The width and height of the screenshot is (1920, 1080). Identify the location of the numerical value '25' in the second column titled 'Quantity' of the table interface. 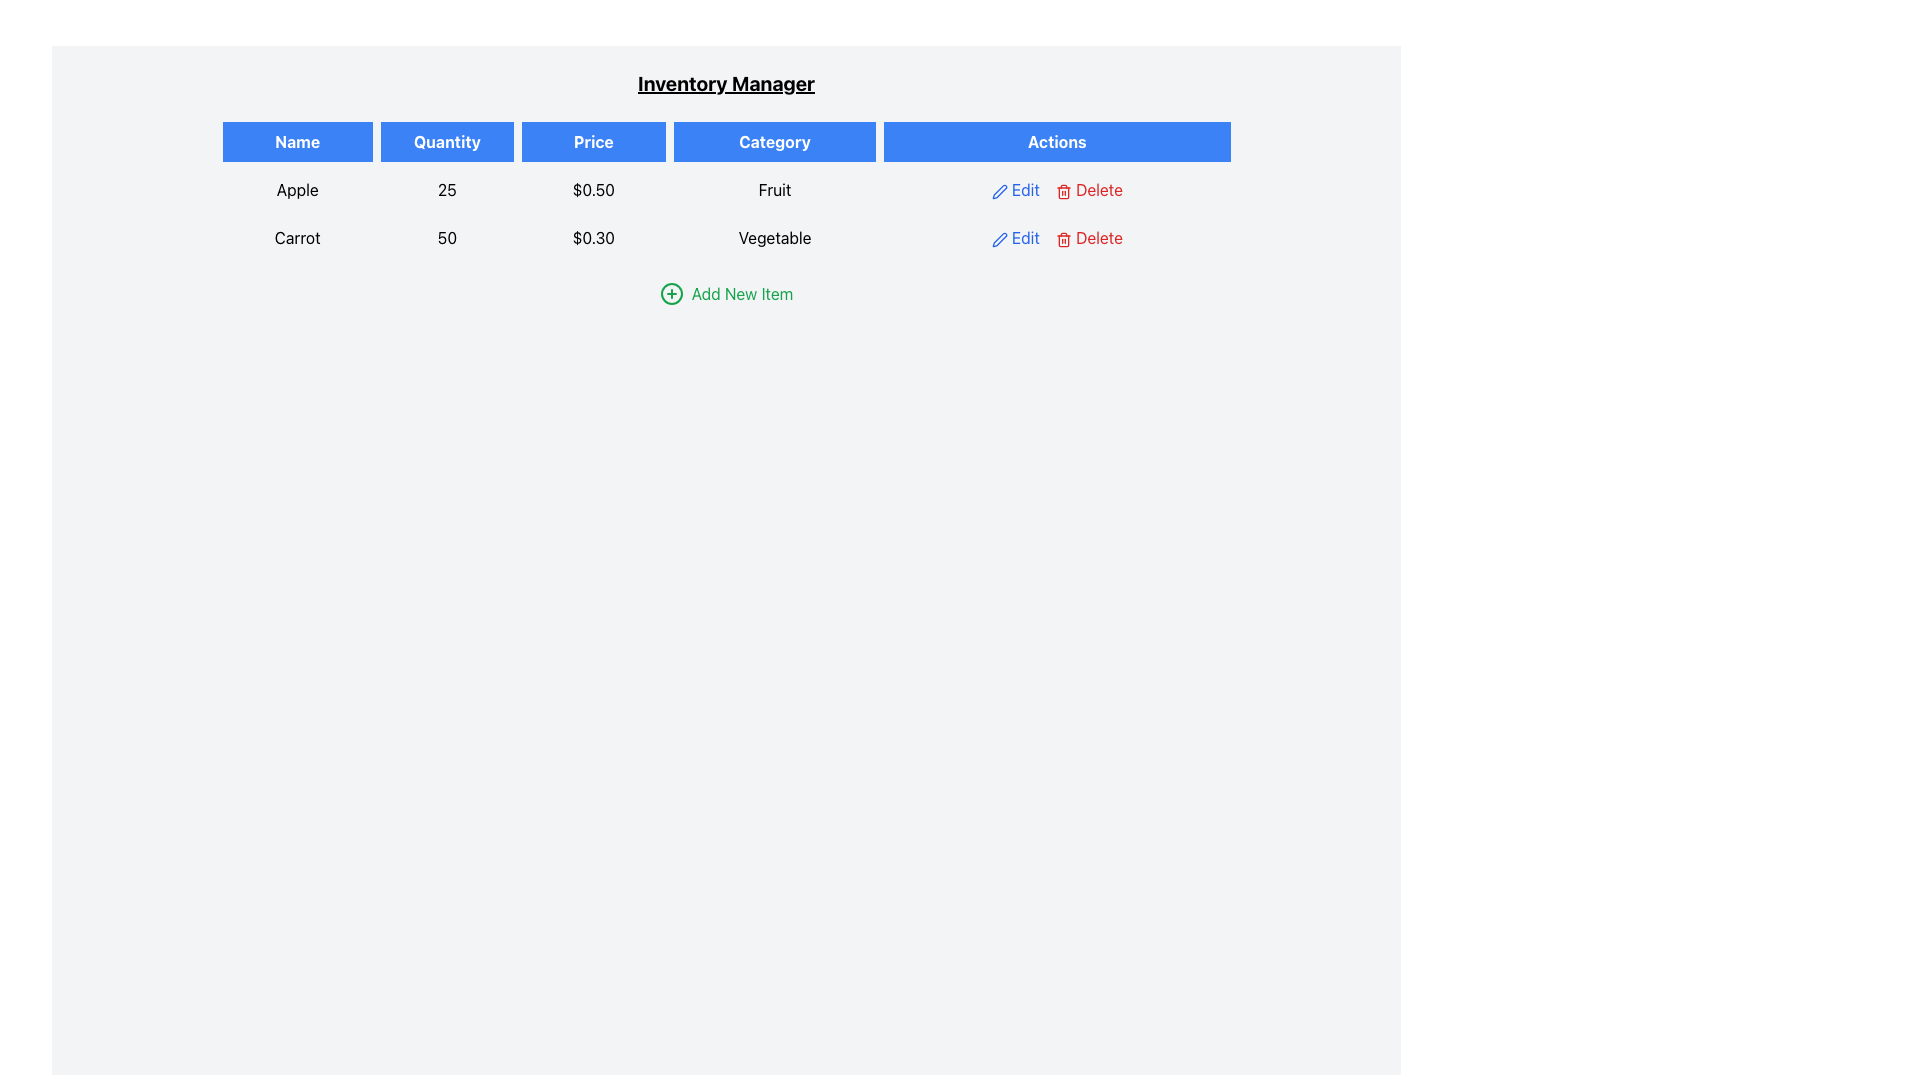
(446, 189).